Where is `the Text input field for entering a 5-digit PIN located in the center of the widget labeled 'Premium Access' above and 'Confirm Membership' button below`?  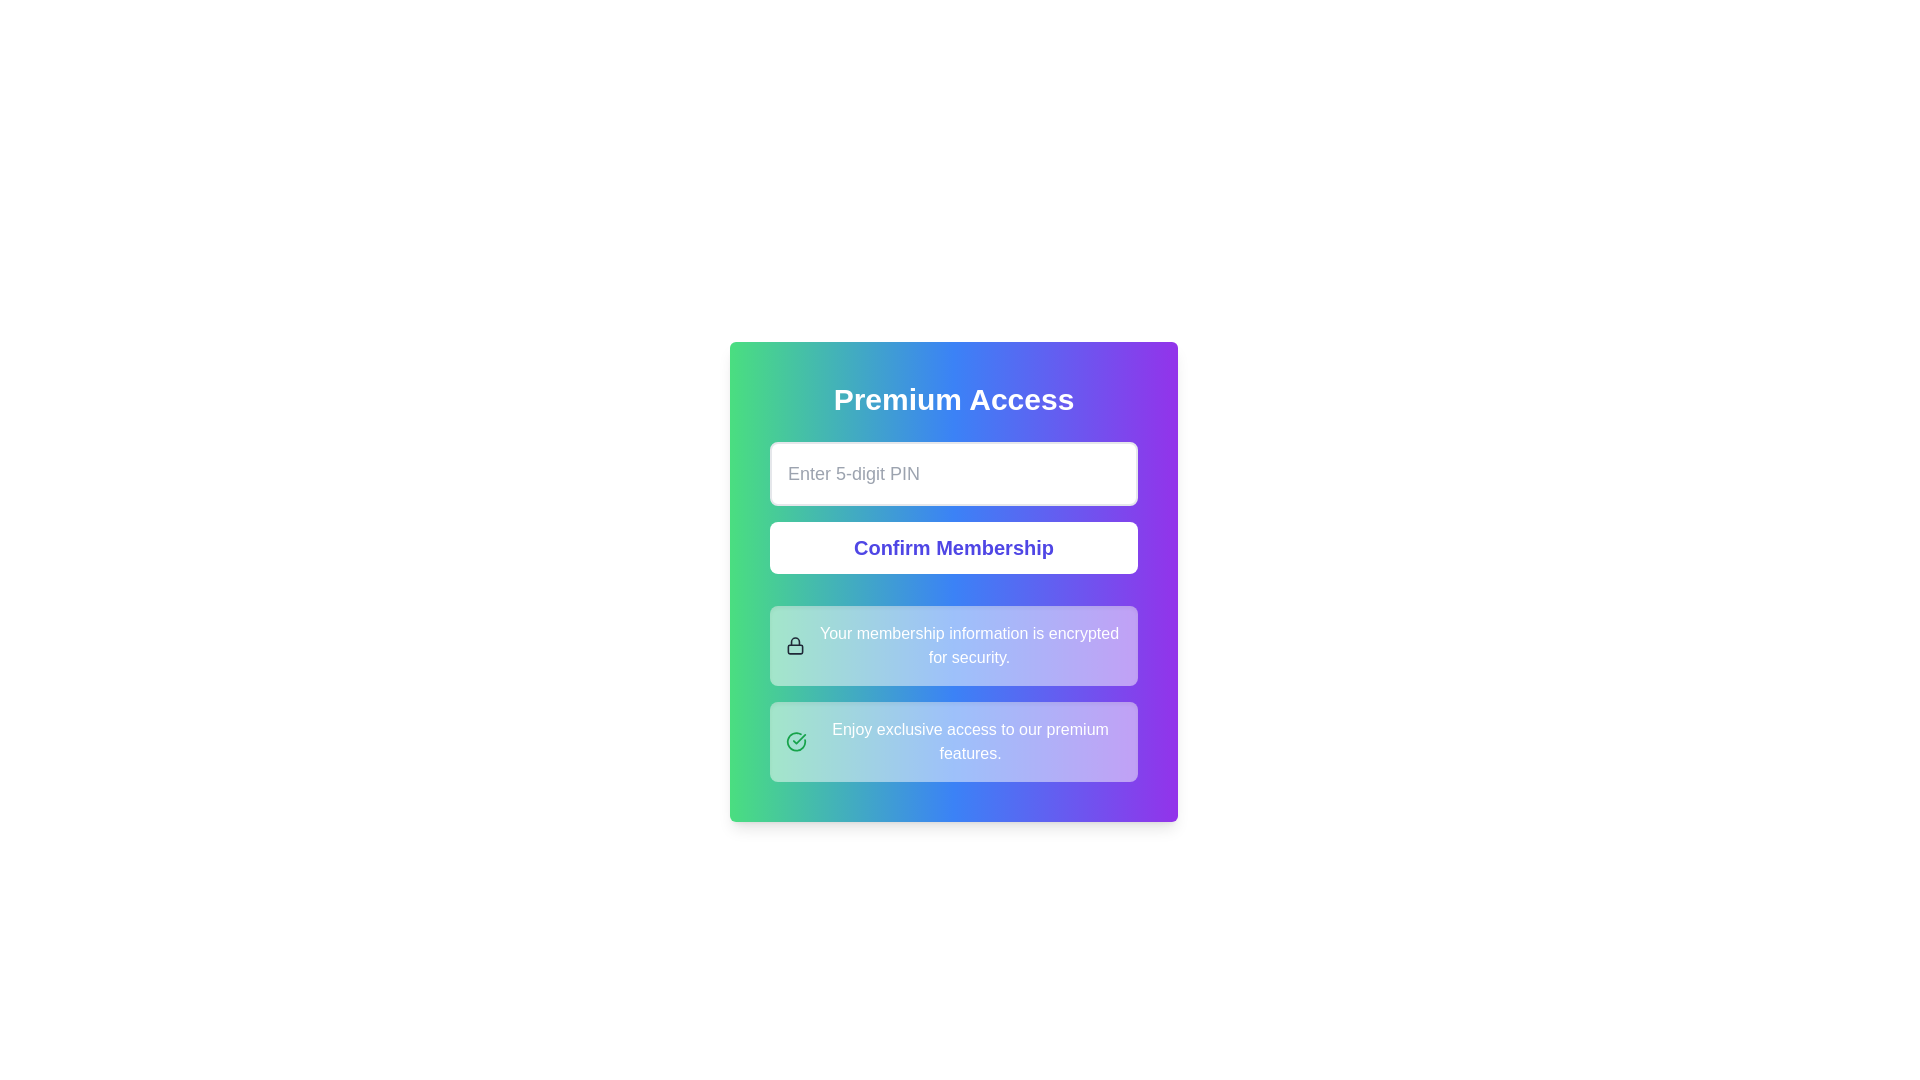 the Text input field for entering a 5-digit PIN located in the center of the widget labeled 'Premium Access' above and 'Confirm Membership' button below is located at coordinates (953, 474).